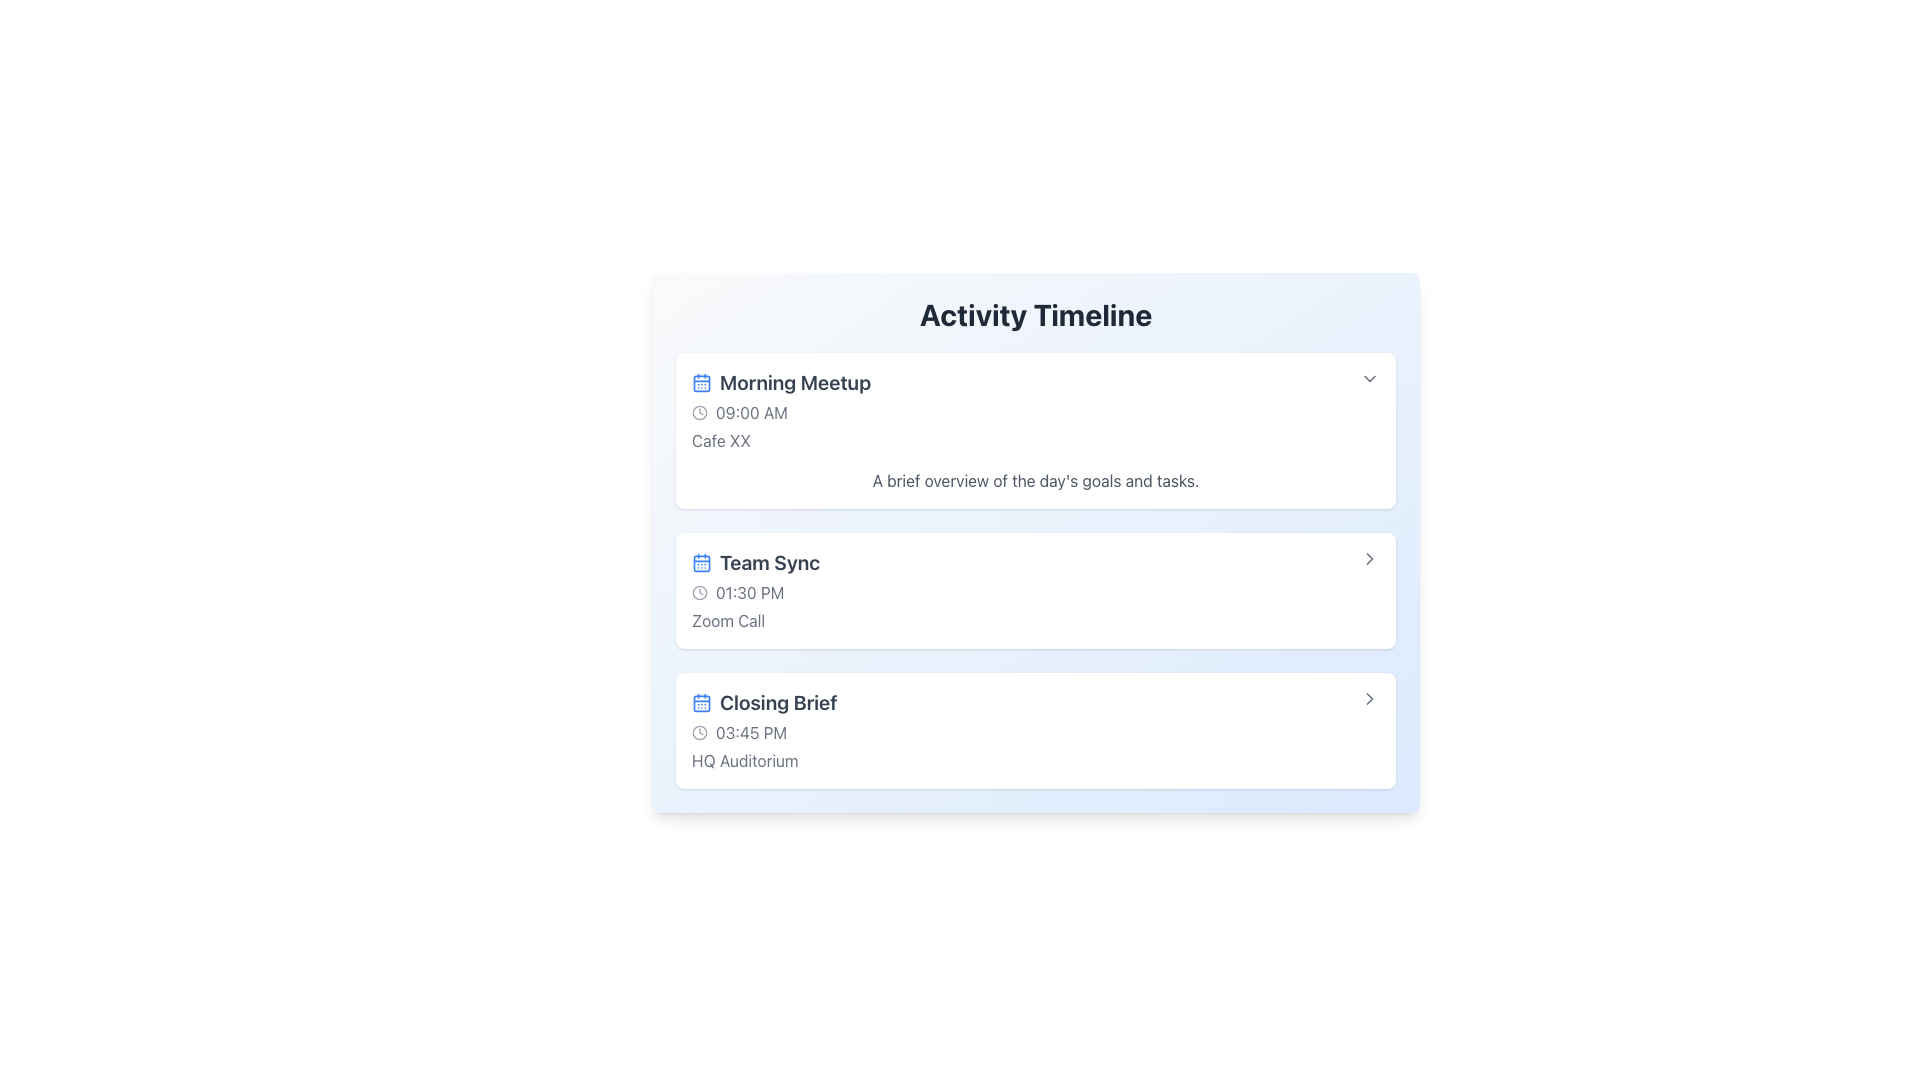 This screenshot has width=1920, height=1080. Describe the element at coordinates (1368, 559) in the screenshot. I see `the Icon Button located at the extreme right of the second 'Team Sync' activity card` at that location.